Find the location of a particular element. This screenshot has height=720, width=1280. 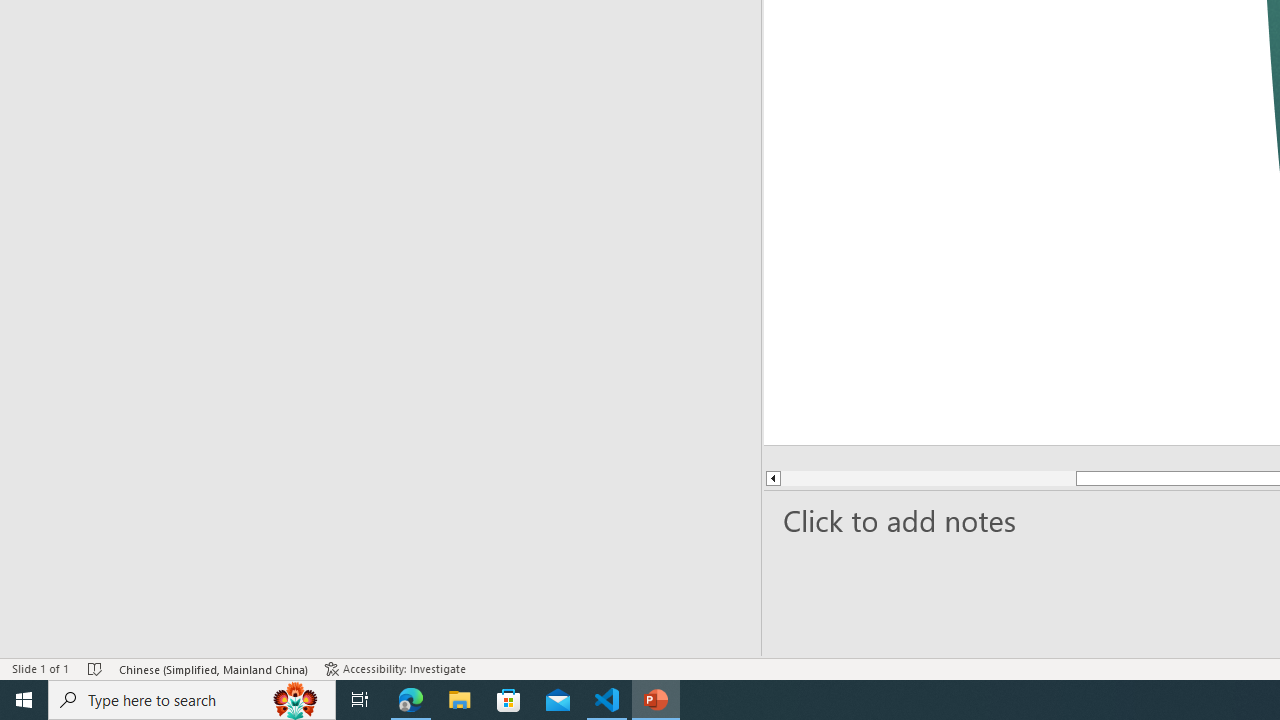

'Page Number Page 1 of 1' is located at coordinates (55, 640).